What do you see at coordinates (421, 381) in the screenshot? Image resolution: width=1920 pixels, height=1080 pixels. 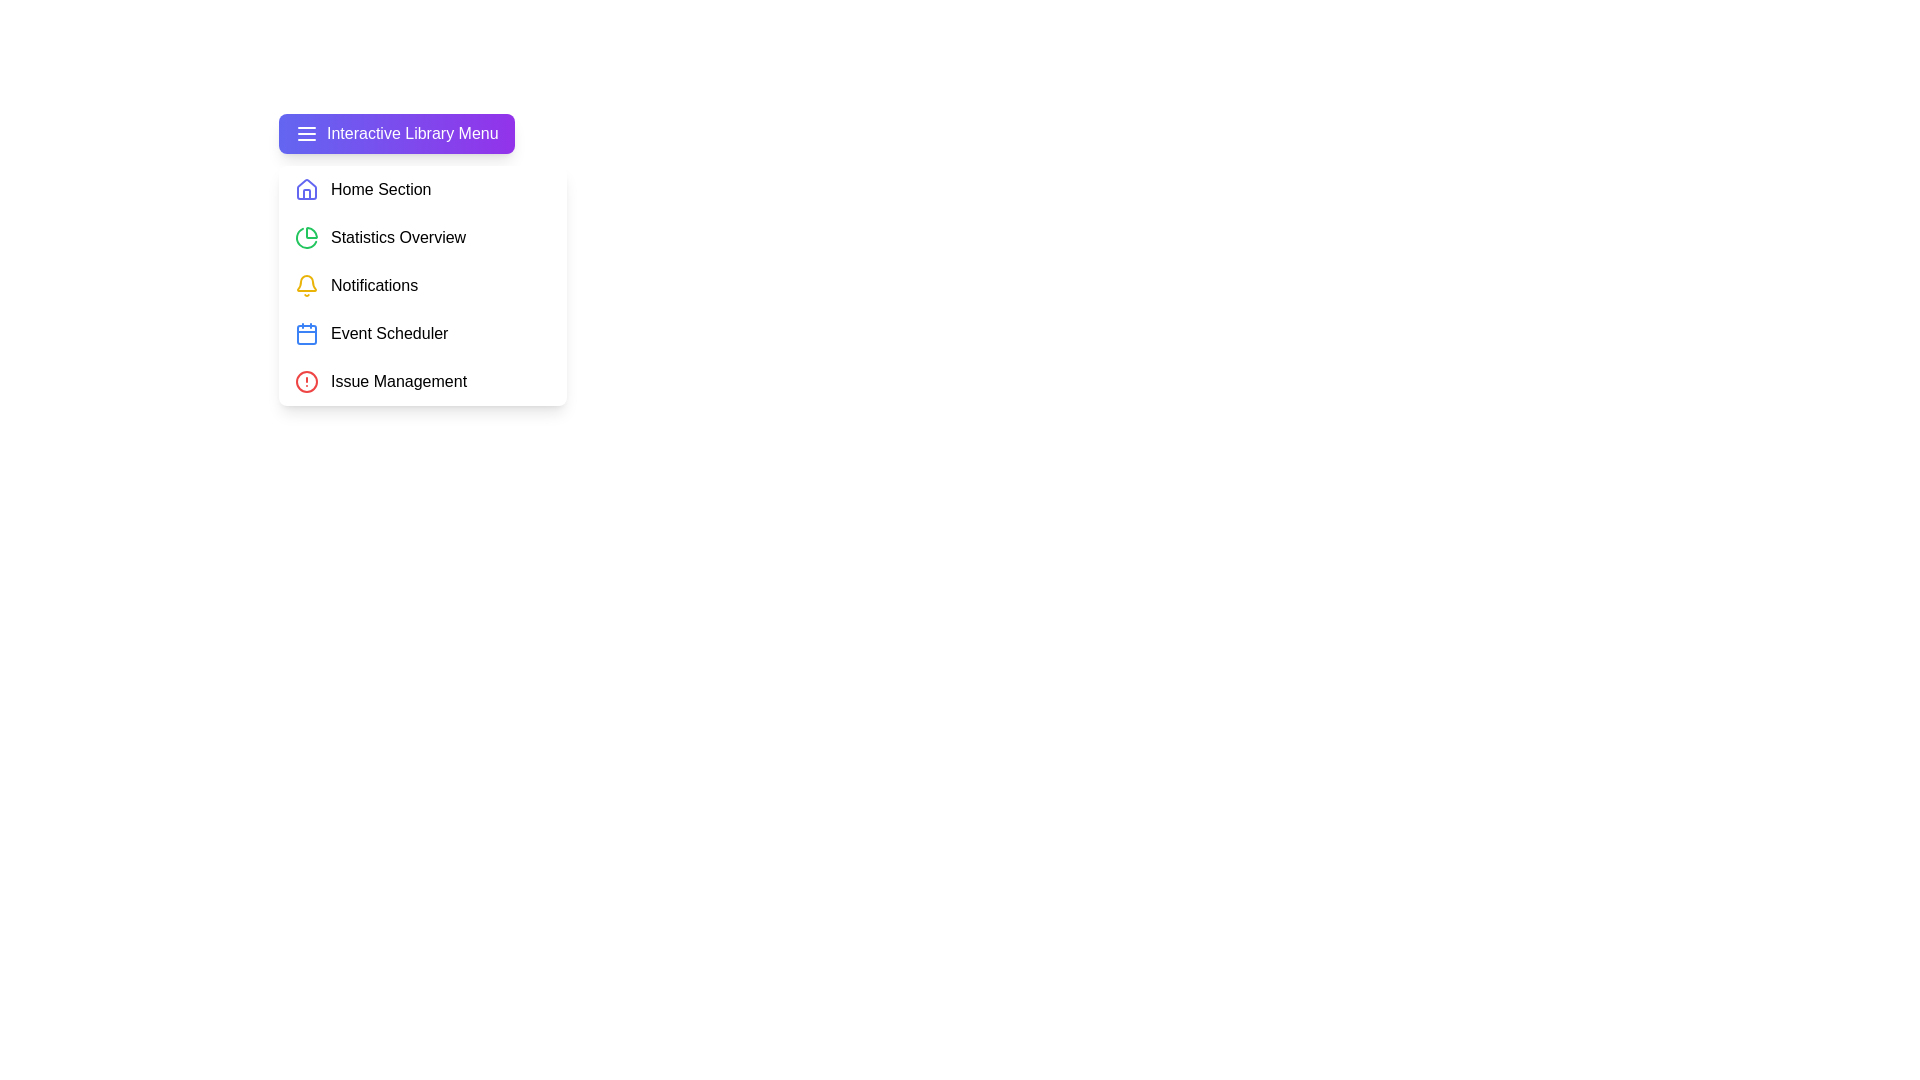 I see `the menu item Issue Management from the LibraryMenu` at bounding box center [421, 381].